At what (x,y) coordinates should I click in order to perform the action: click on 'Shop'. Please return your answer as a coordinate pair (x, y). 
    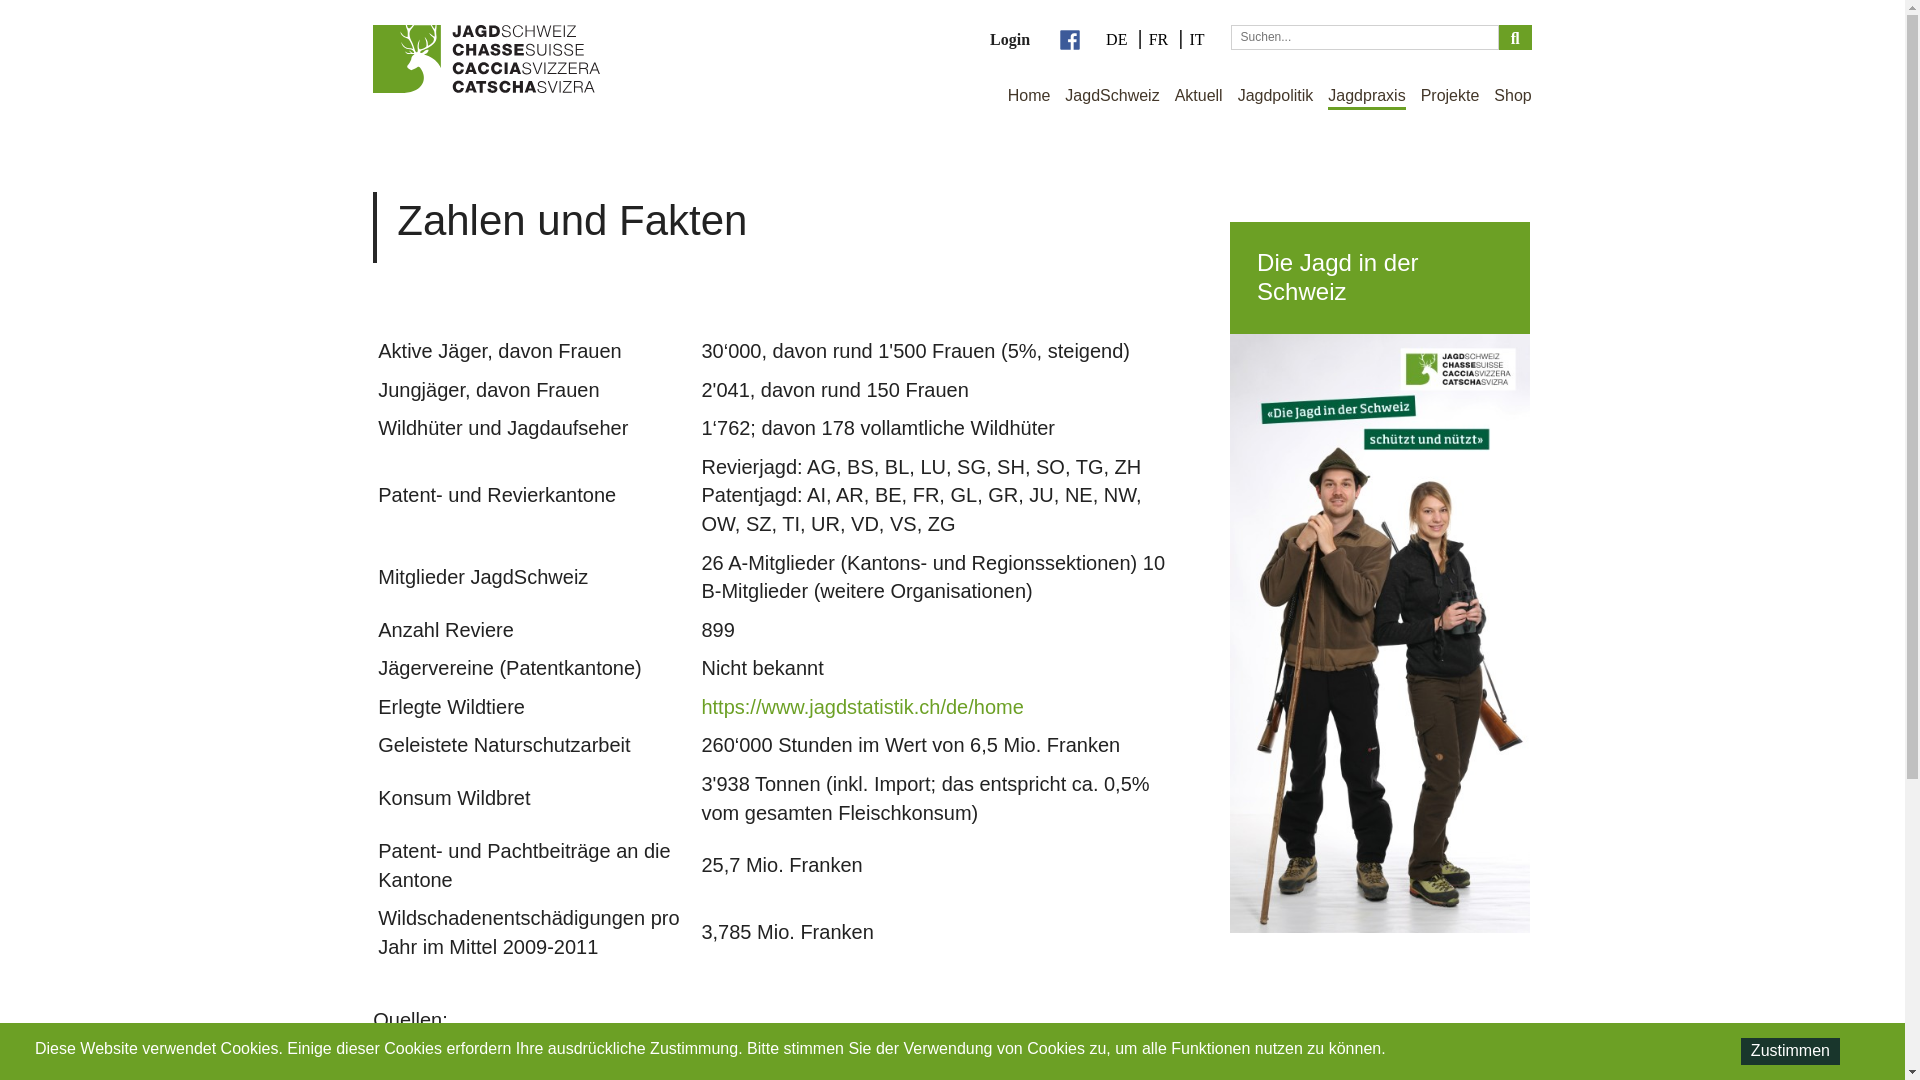
    Looking at the image, I should click on (1512, 97).